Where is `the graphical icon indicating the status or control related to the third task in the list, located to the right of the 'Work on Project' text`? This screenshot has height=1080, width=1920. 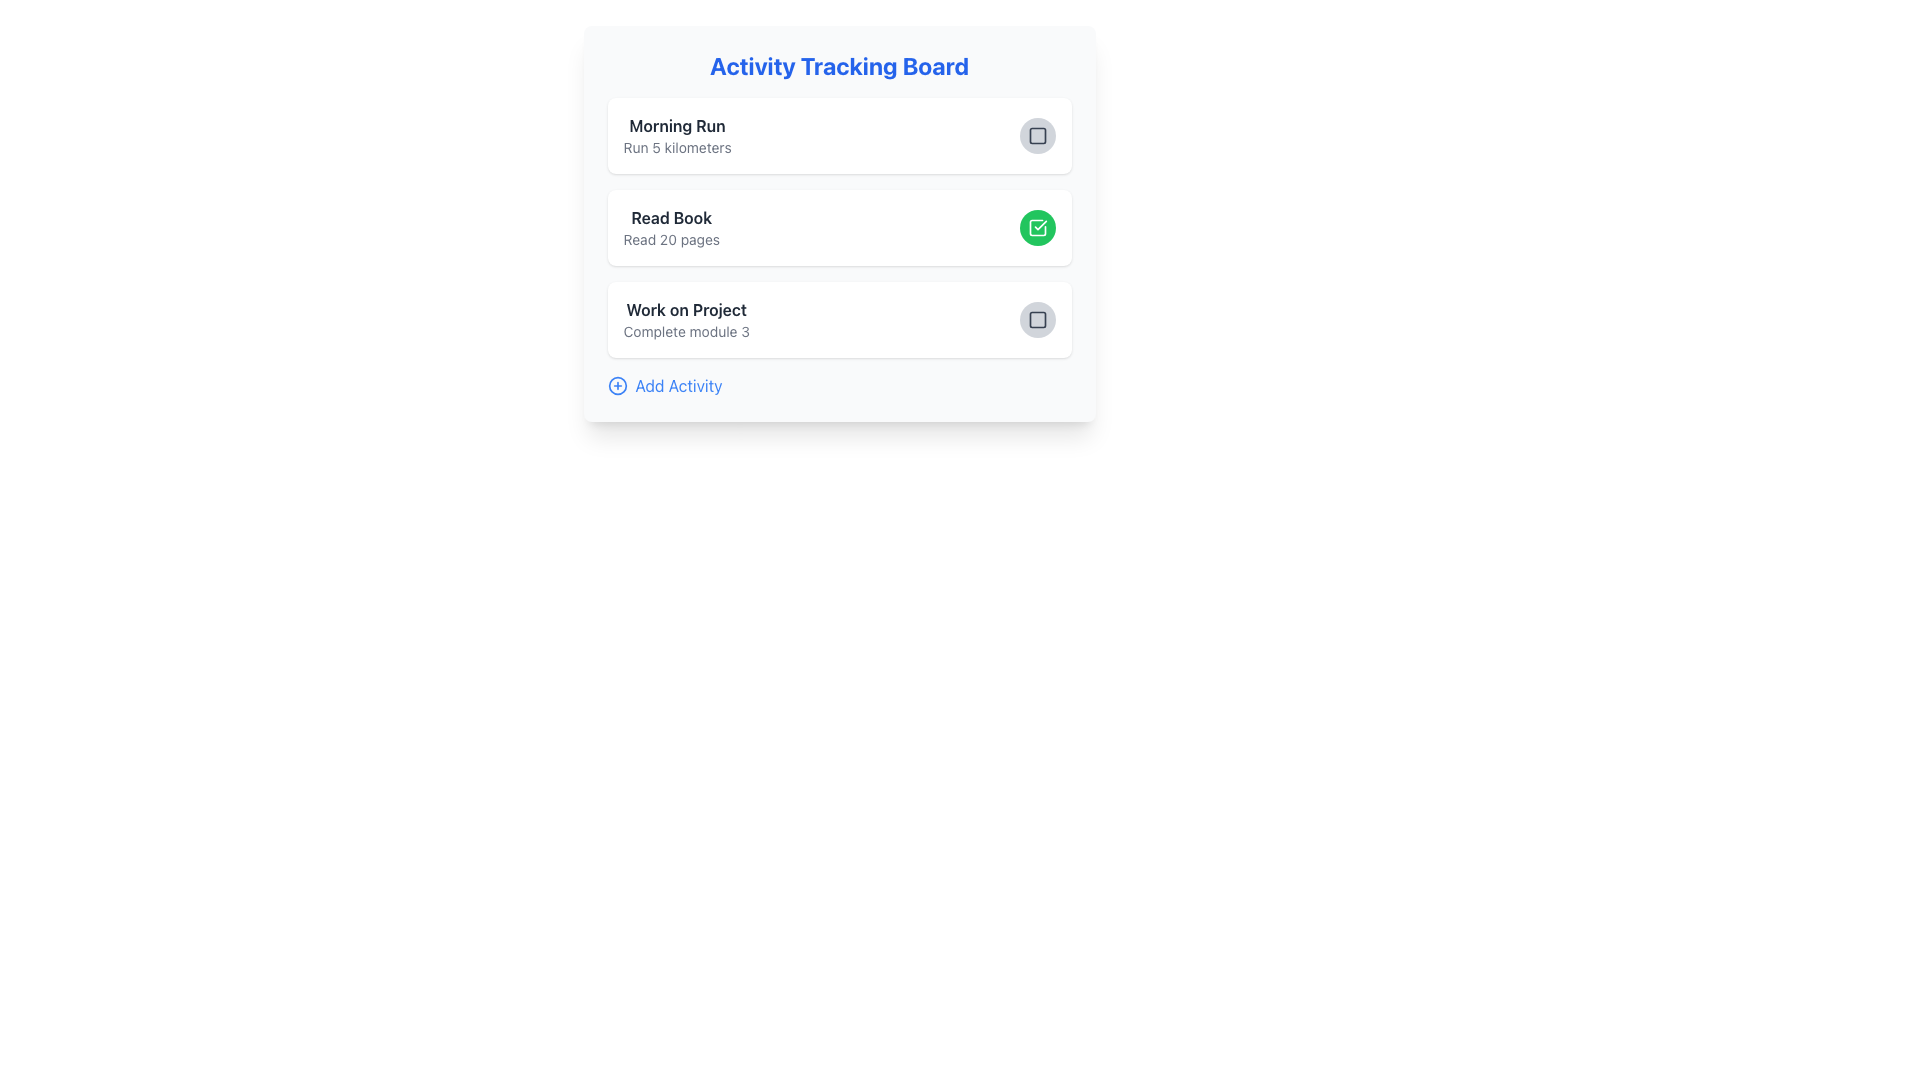 the graphical icon indicating the status or control related to the third task in the list, located to the right of the 'Work on Project' text is located at coordinates (1037, 319).